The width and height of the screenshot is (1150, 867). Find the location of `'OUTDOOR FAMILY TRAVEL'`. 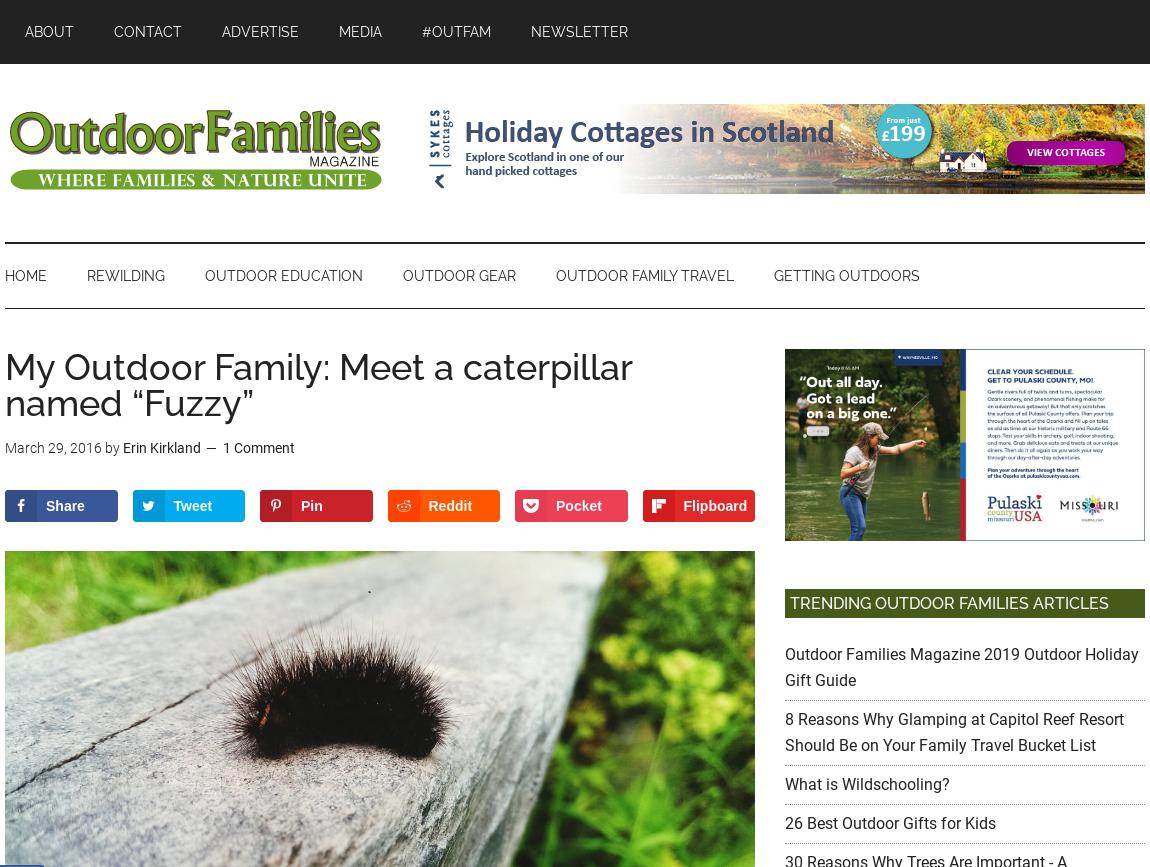

'OUTDOOR FAMILY TRAVEL' is located at coordinates (644, 275).